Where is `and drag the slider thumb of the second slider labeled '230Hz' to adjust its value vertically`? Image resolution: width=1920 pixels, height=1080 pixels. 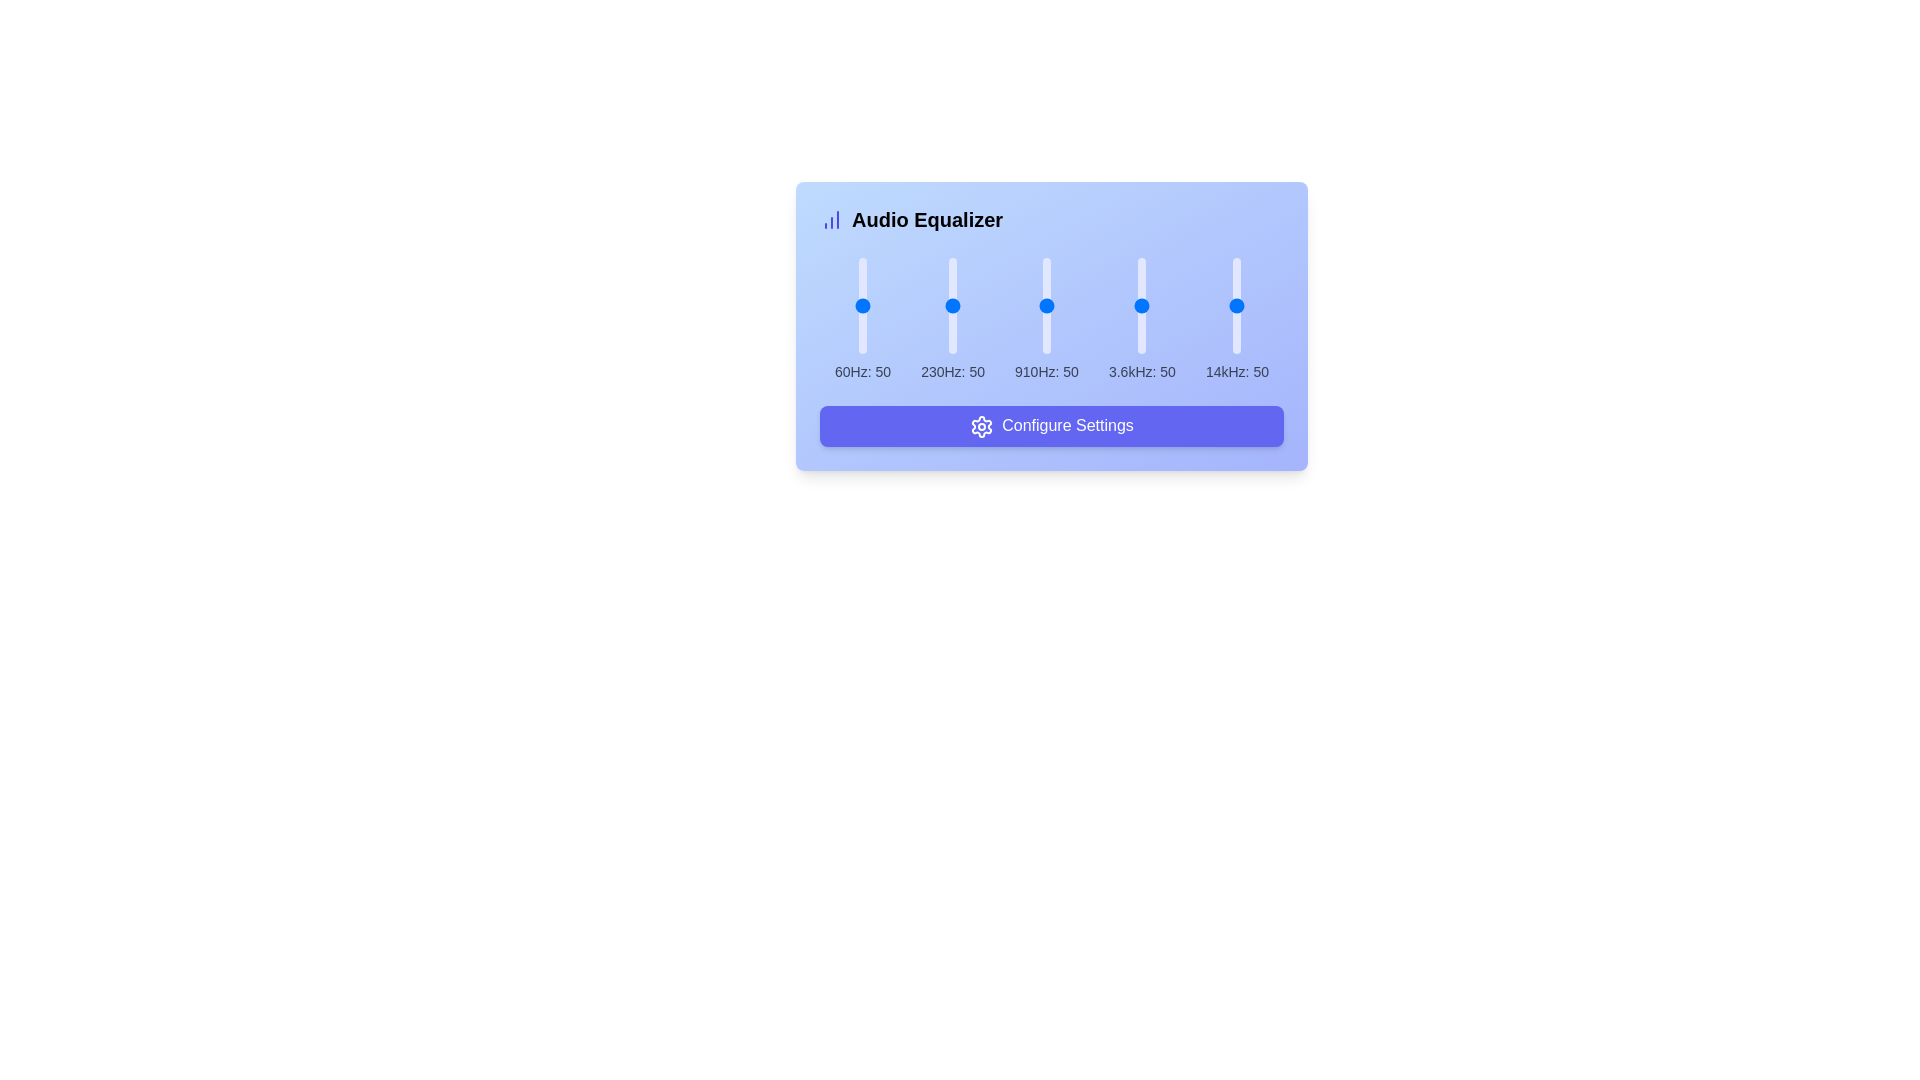 and drag the slider thumb of the second slider labeled '230Hz' to adjust its value vertically is located at coordinates (952, 319).